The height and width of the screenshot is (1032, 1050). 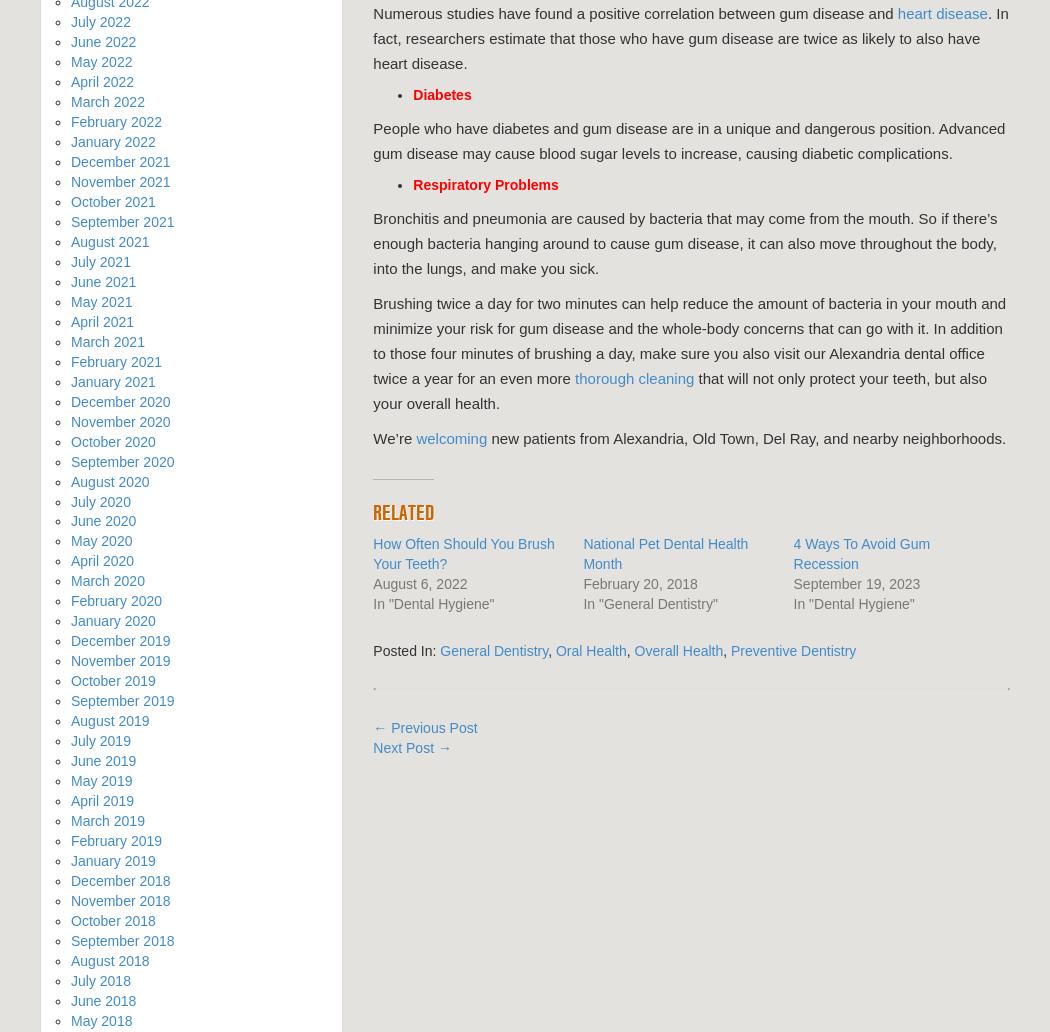 What do you see at coordinates (678, 649) in the screenshot?
I see `'Overall Health'` at bounding box center [678, 649].